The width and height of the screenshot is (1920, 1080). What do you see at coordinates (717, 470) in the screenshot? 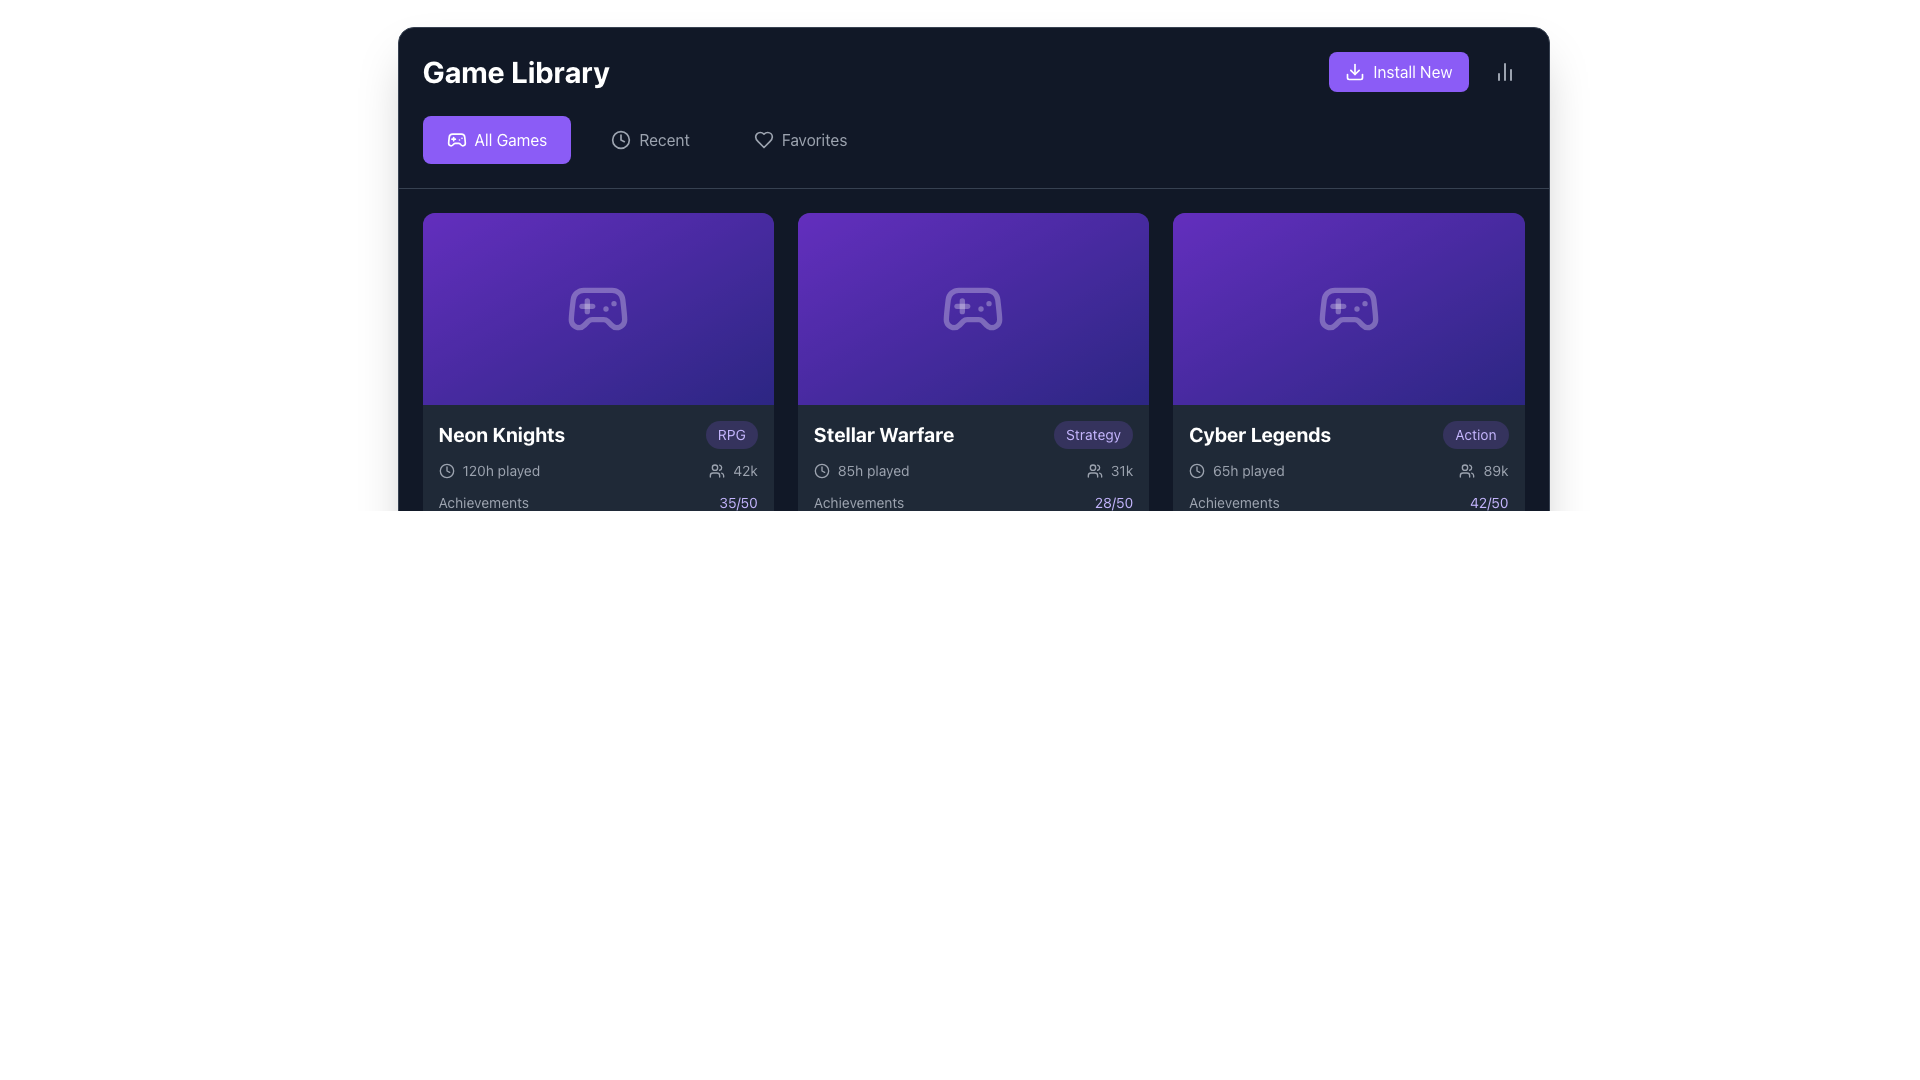
I see `the icon representing the user metric for the game 'Neon Knights', located in the first card of the 'Game Library' section, to the left of the text '42k'` at bounding box center [717, 470].